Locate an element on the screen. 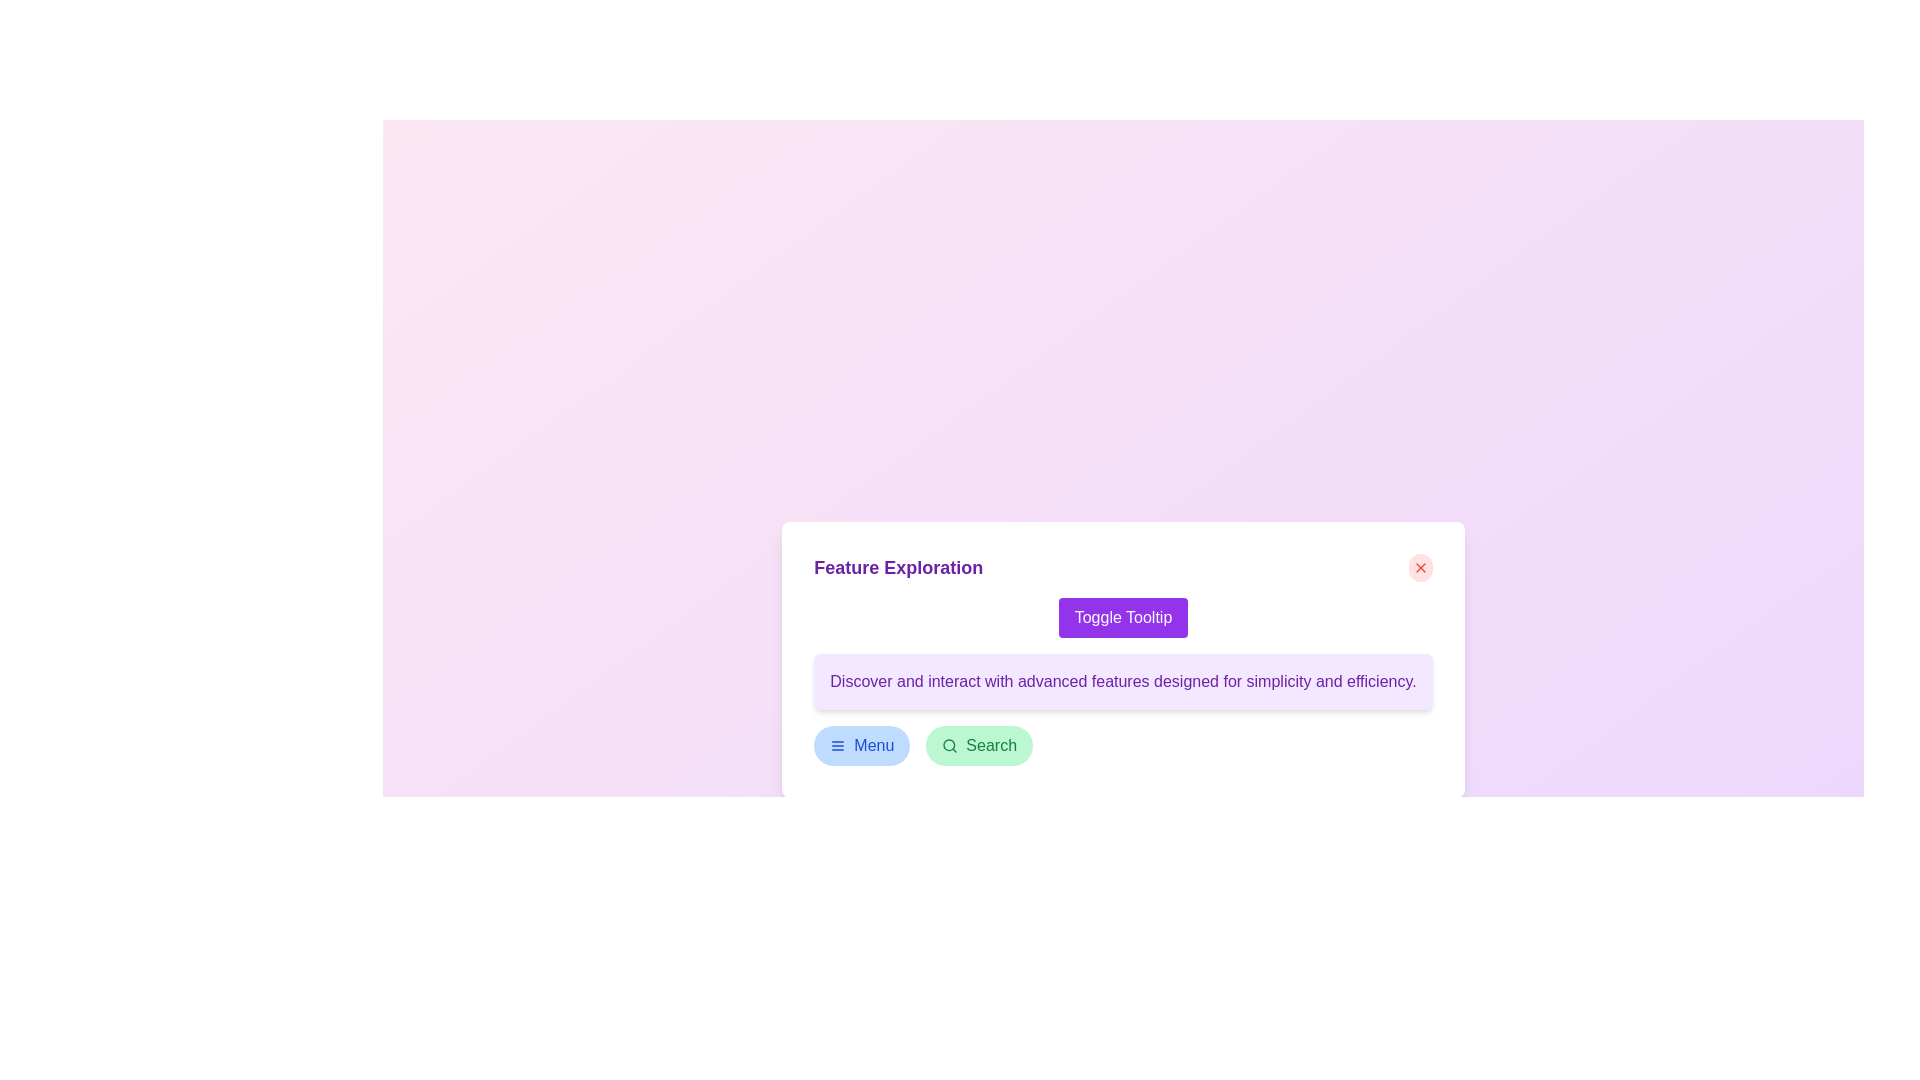  the red circular button located at the top-right corner of the 'Feature Exploration' card is located at coordinates (1419, 567).